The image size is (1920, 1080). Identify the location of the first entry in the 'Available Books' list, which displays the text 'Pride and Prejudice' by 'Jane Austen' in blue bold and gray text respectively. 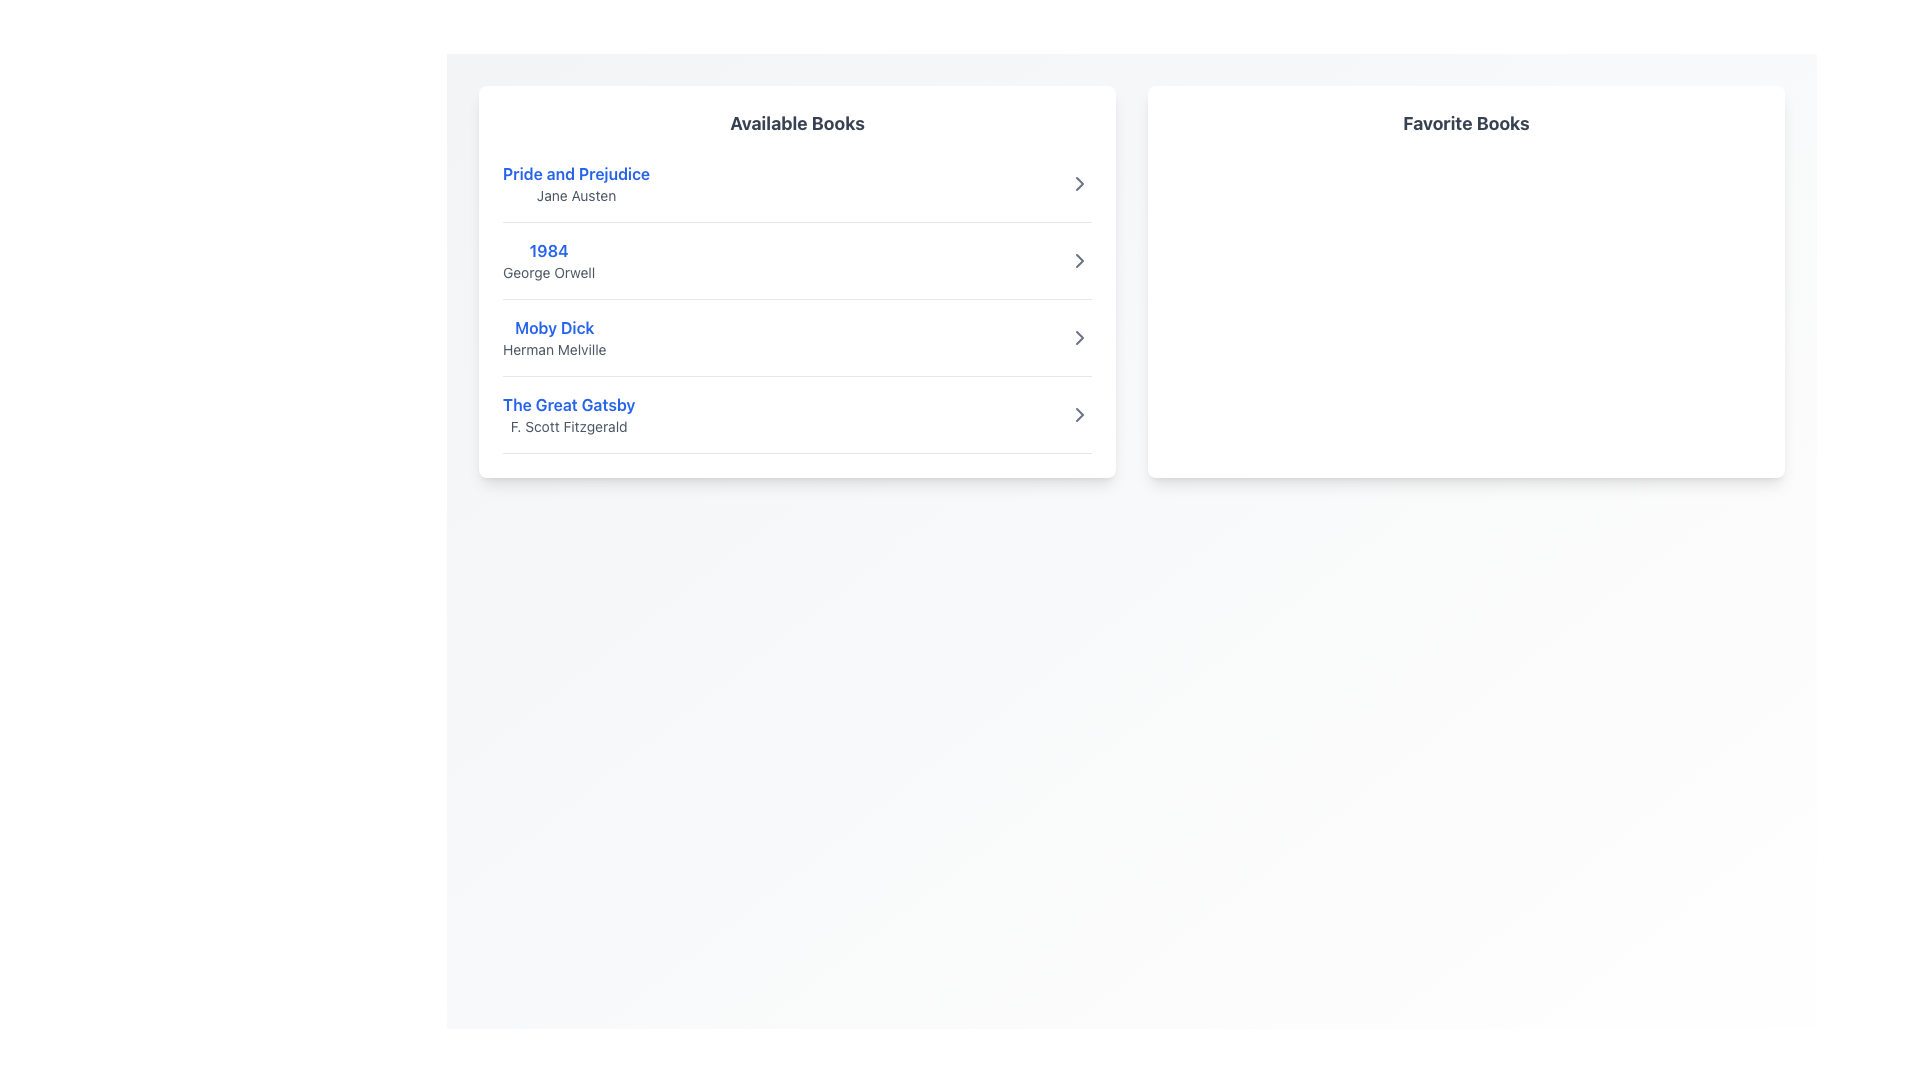
(575, 184).